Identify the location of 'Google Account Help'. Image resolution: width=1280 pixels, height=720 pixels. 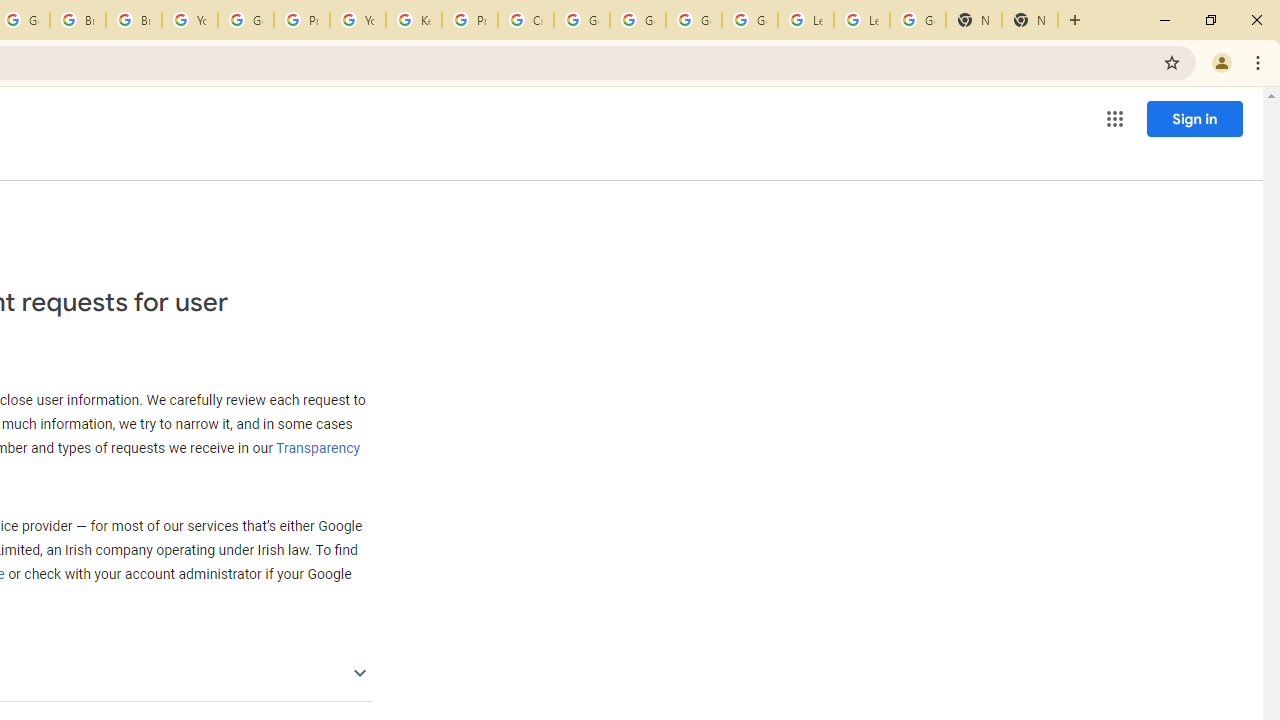
(244, 20).